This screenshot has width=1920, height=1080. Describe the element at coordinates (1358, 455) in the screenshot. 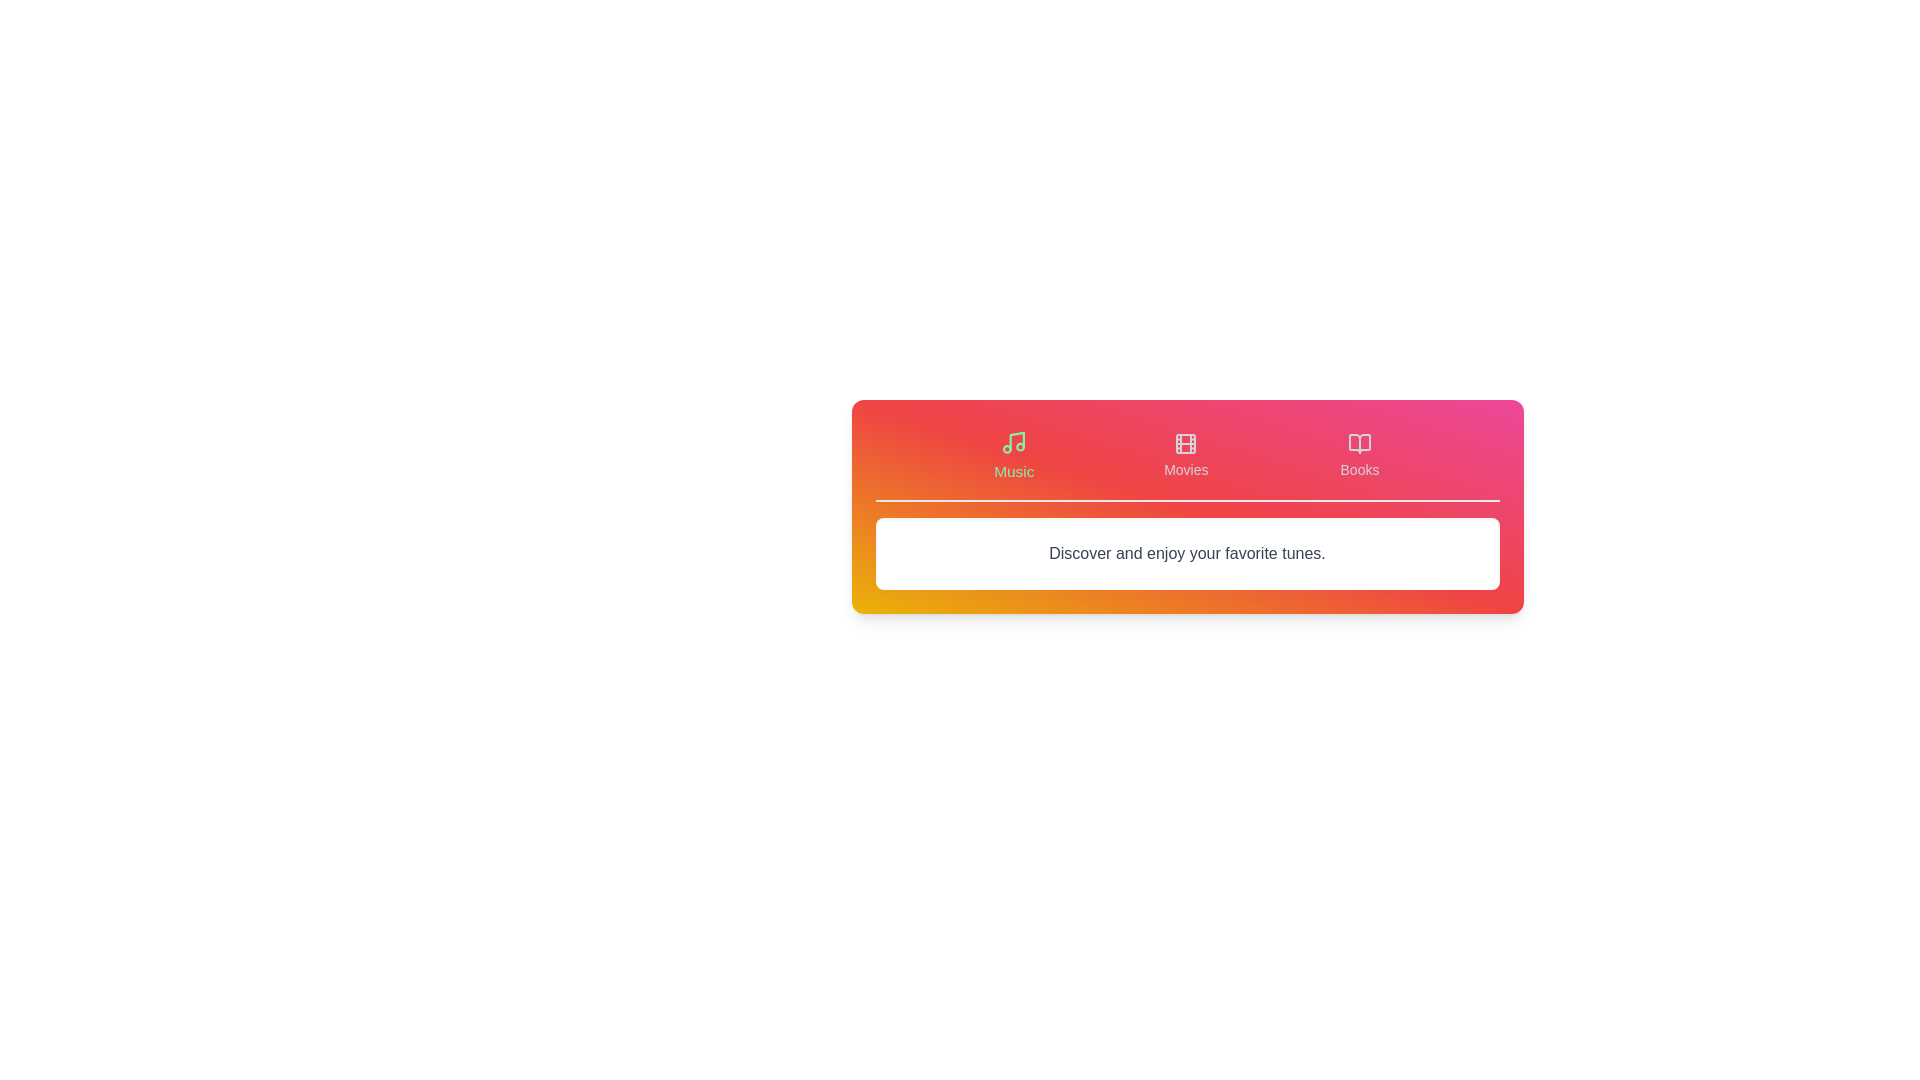

I see `the Books tab to view its content` at that location.